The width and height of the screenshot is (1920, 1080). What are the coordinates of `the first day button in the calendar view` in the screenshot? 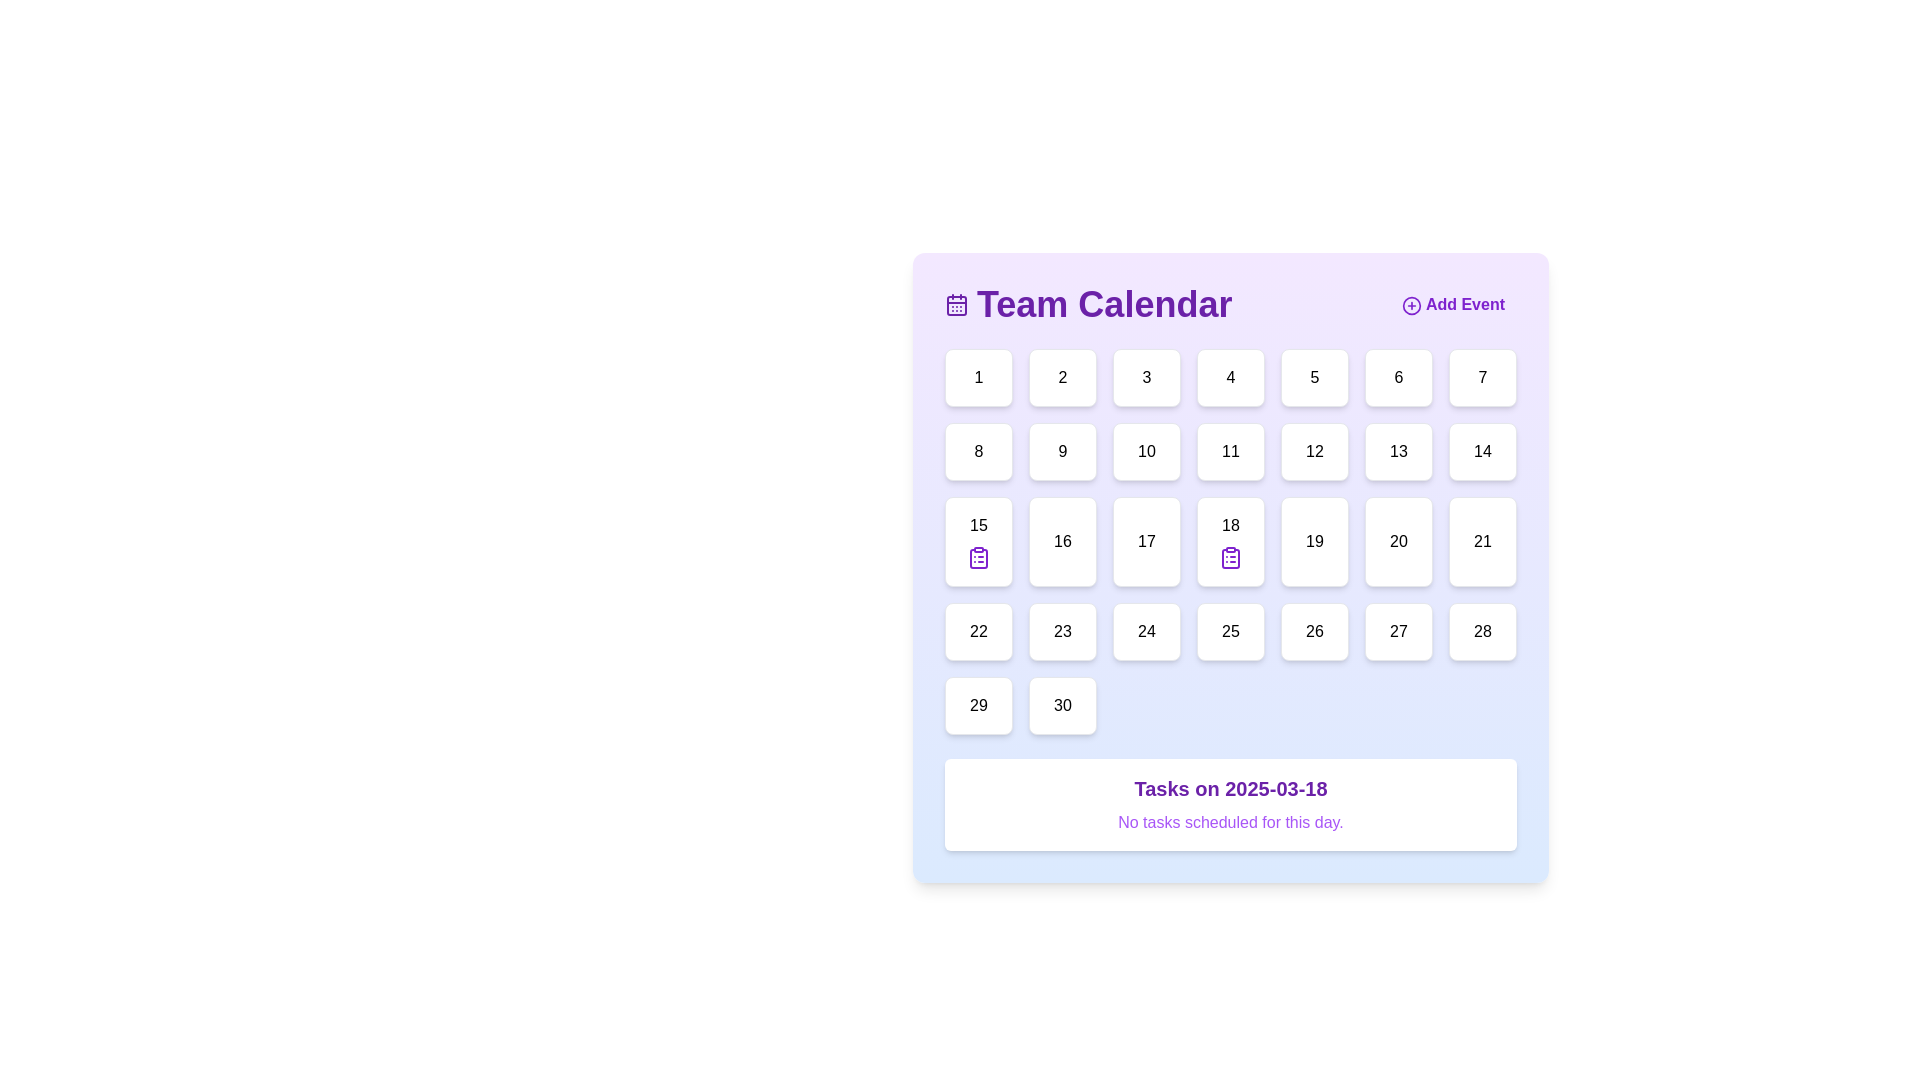 It's located at (979, 378).